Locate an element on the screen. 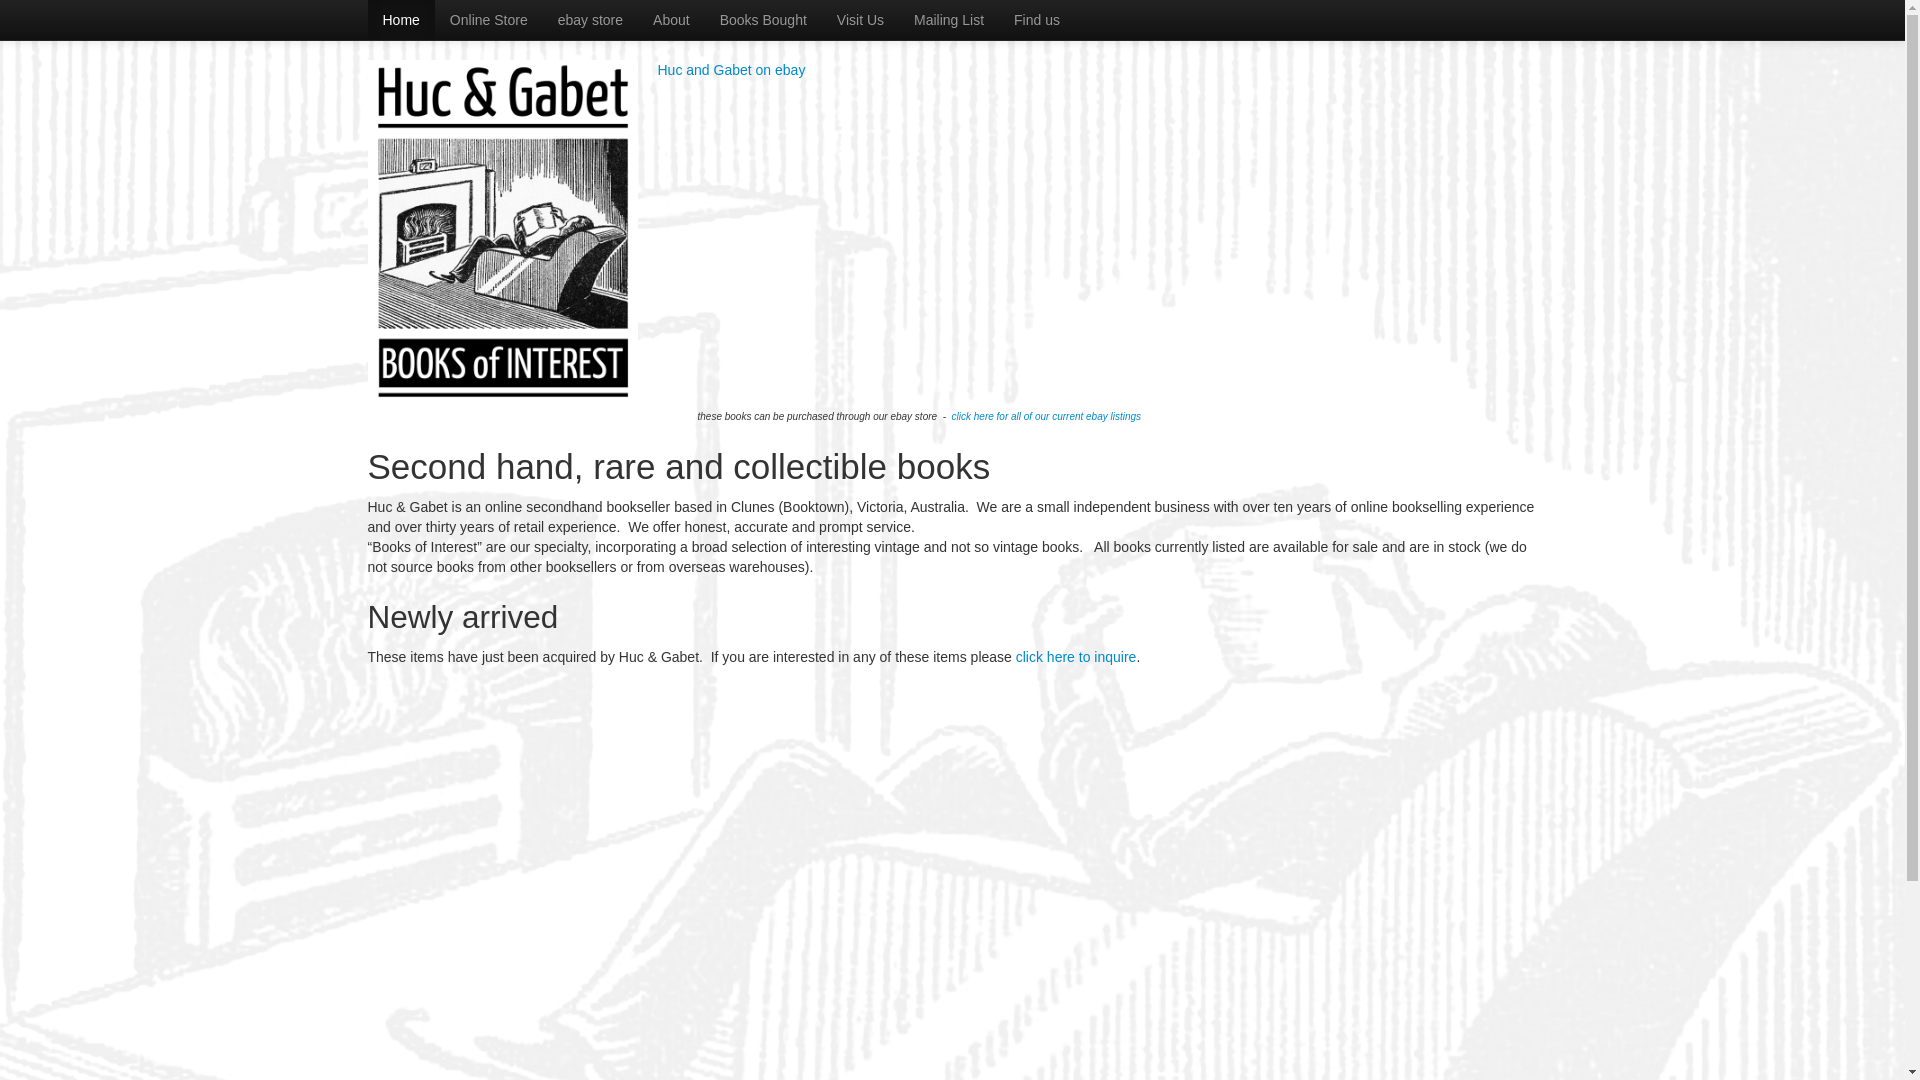 The width and height of the screenshot is (1920, 1080). 'click here to inquire' is located at coordinates (1016, 656).